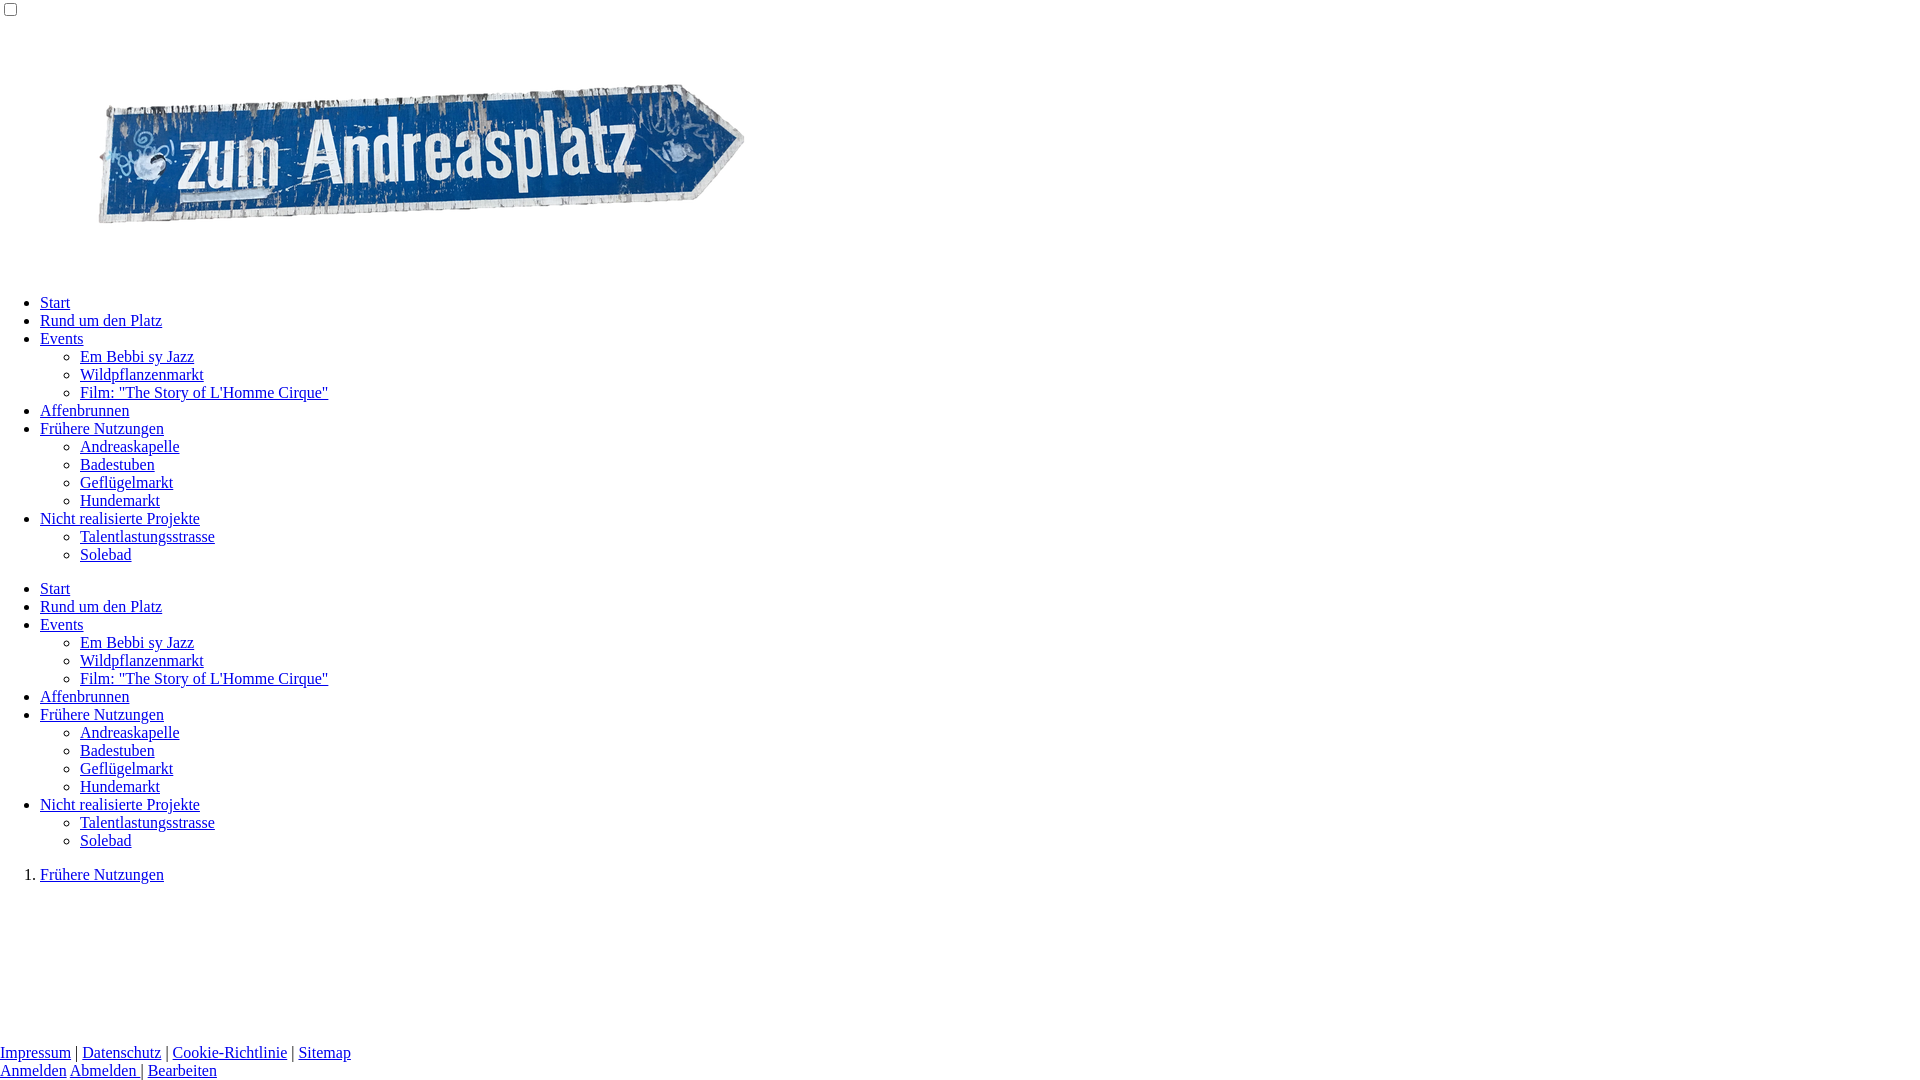  I want to click on 'Film: "The Story of L'Homme Cirque"', so click(203, 392).